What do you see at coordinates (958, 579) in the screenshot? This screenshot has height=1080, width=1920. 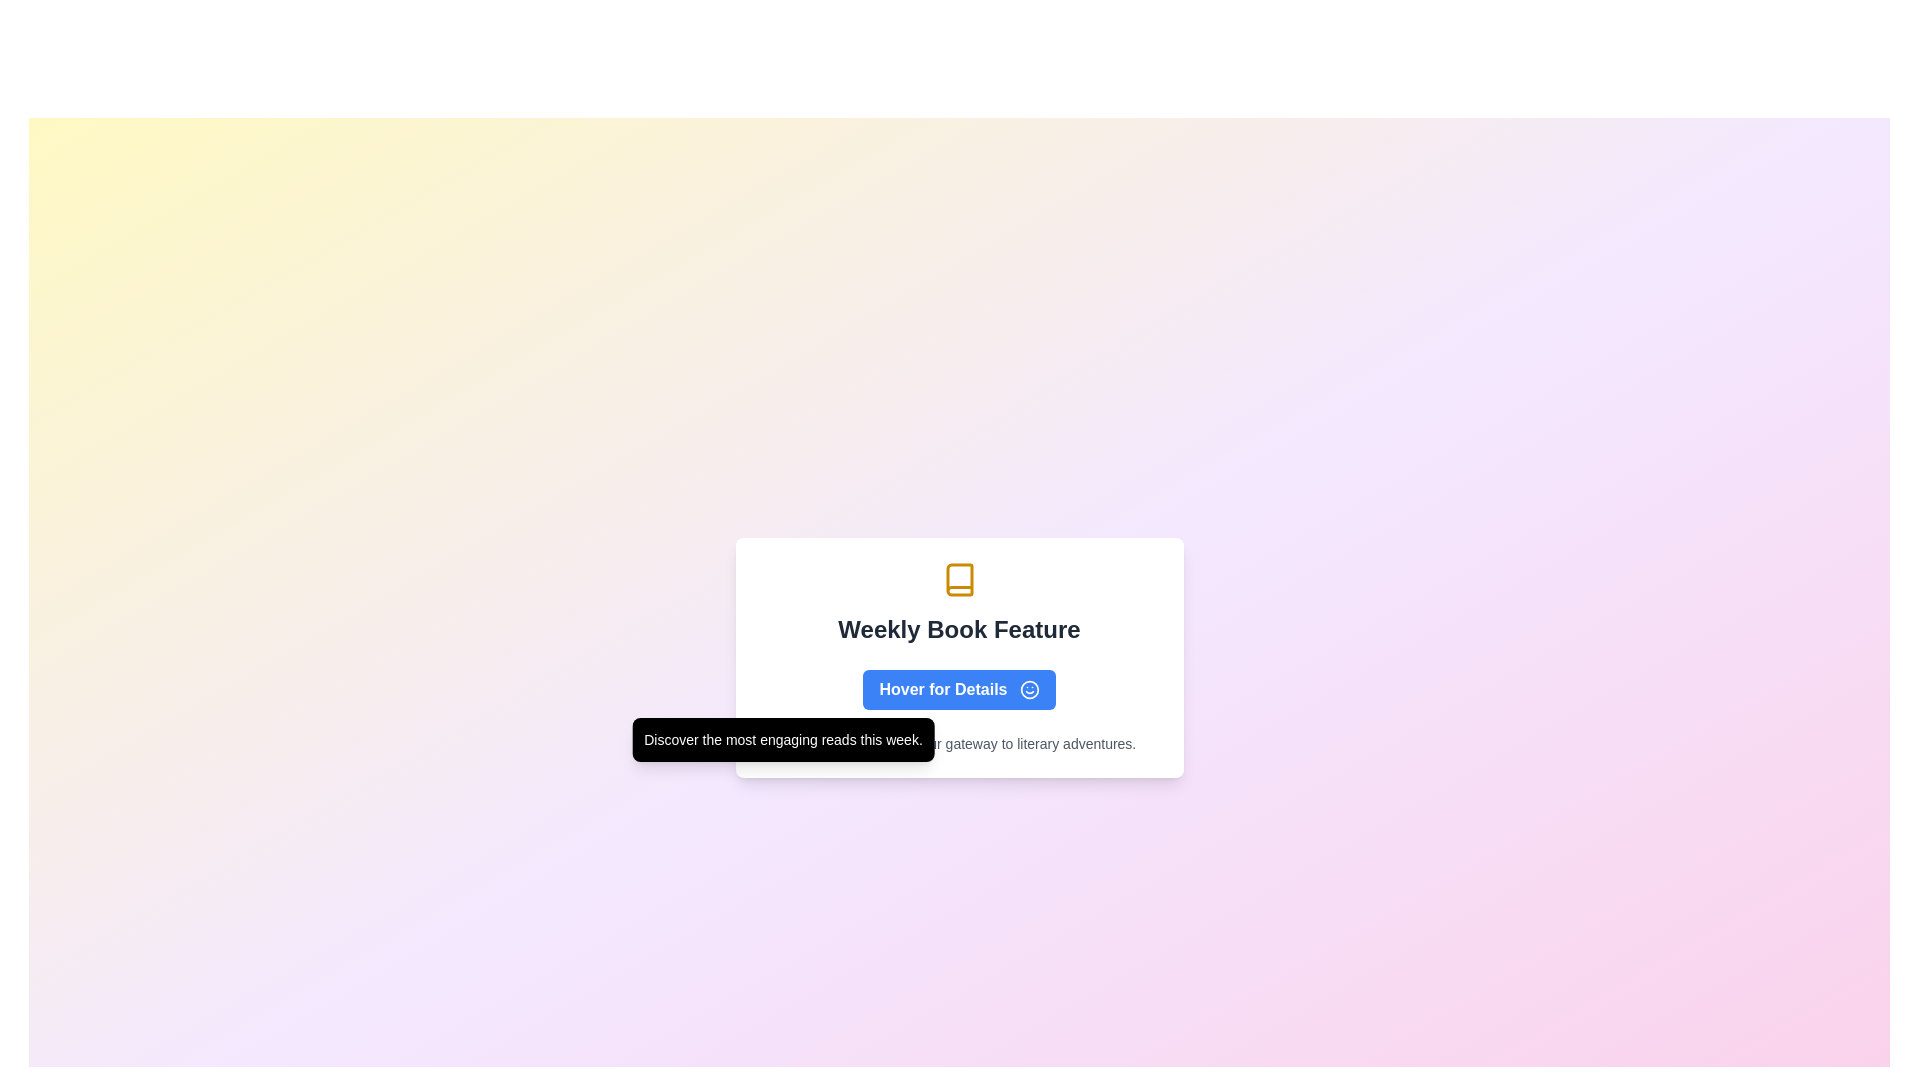 I see `the book icon, which is an SVG representation outlined in yellow, positioned above the 'Weekly Book Feature' text` at bounding box center [958, 579].